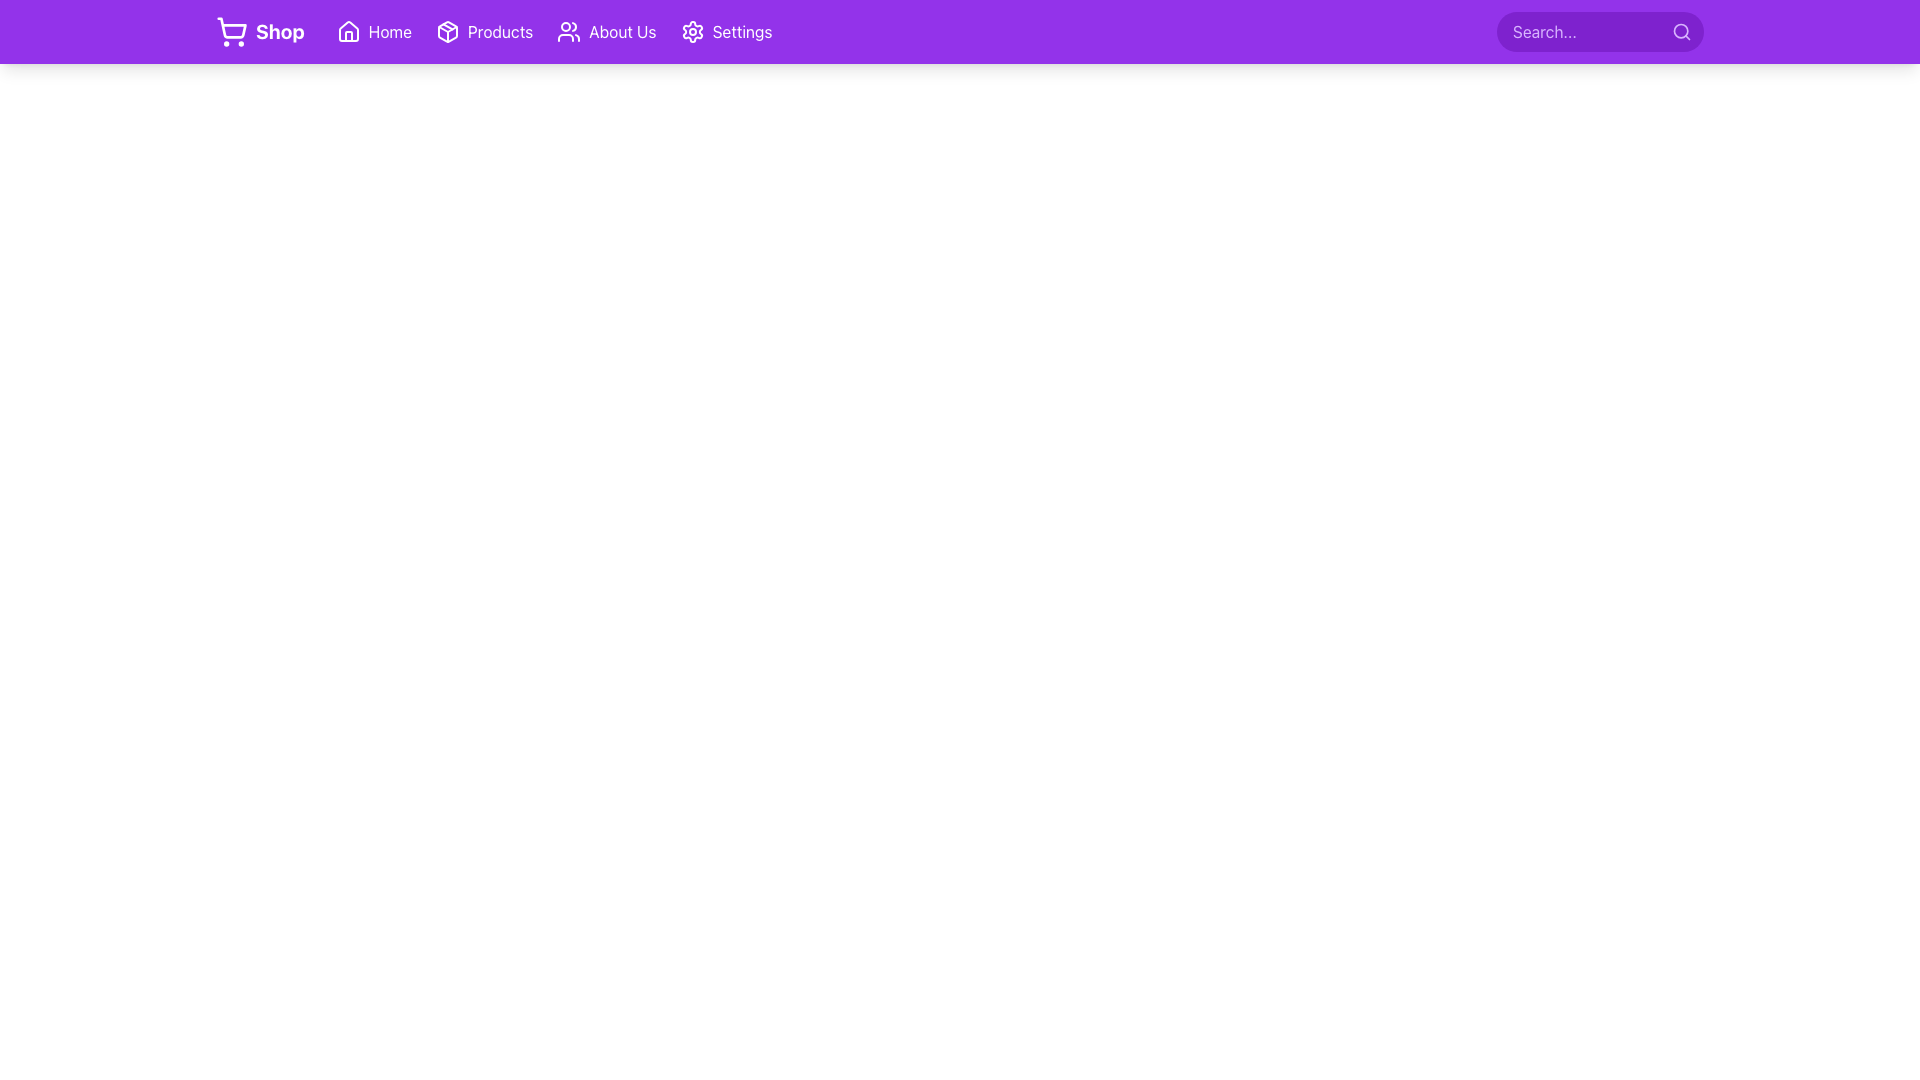 This screenshot has height=1080, width=1920. Describe the element at coordinates (446, 31) in the screenshot. I see `the 'Products' icon located in the horizontal navigation bar, positioned between the 'Home' and 'Products' menu items` at that location.